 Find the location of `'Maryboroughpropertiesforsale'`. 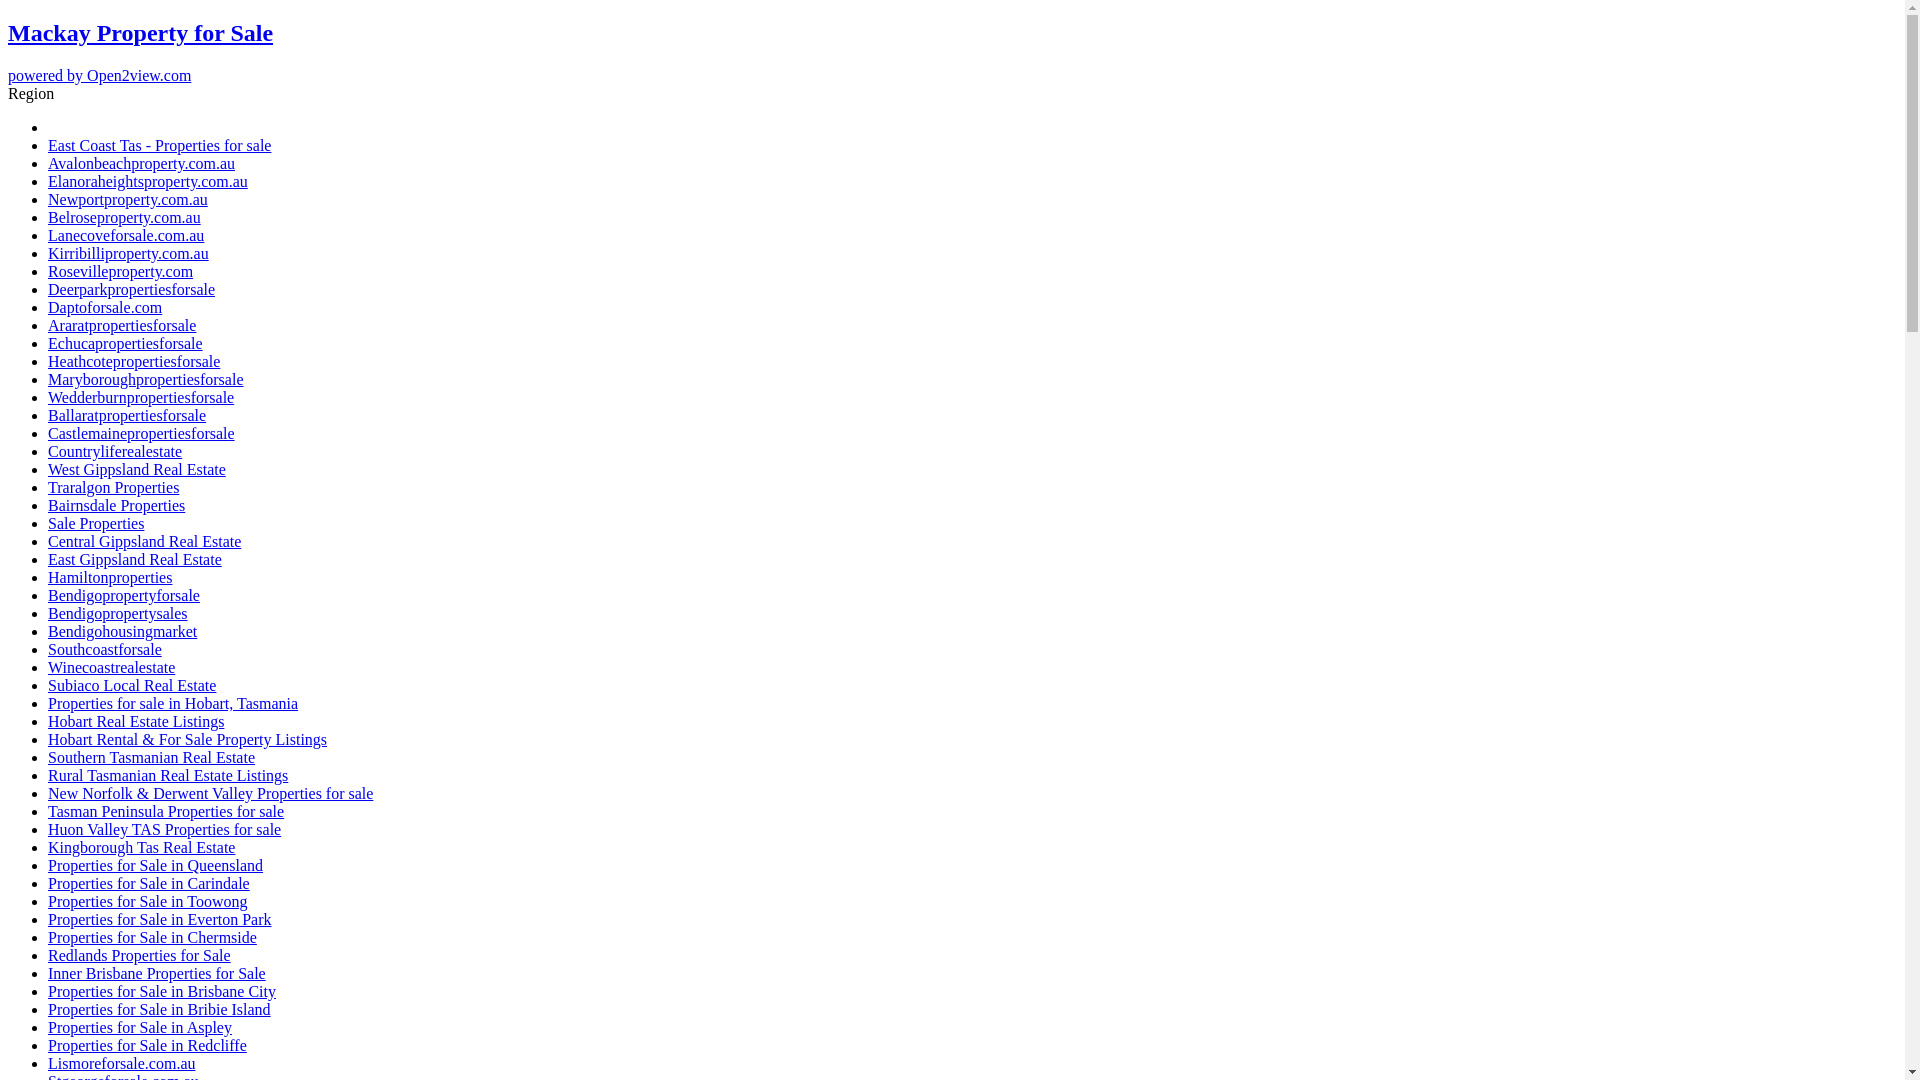

'Maryboroughpropertiesforsale' is located at coordinates (144, 379).